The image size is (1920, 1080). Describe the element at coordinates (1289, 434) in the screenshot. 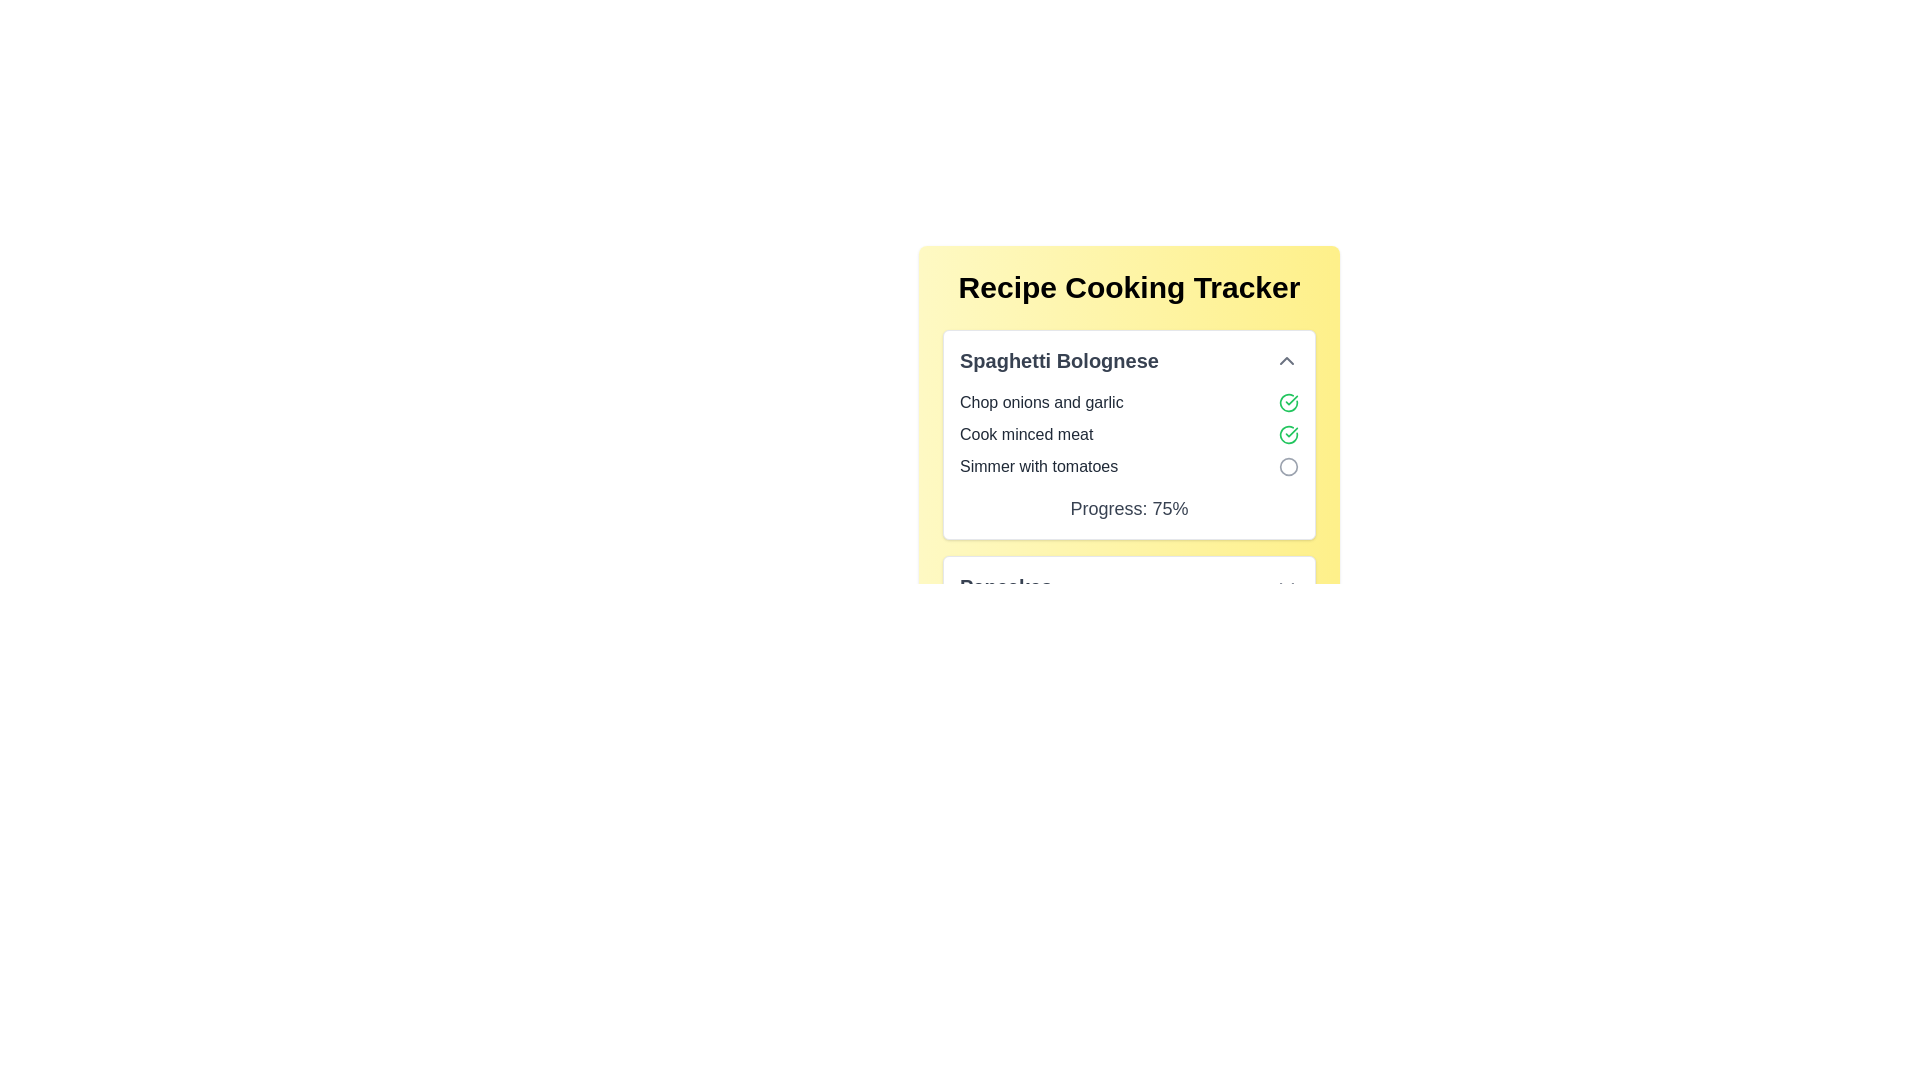

I see `the green circular outline SVG icon with a checkmark that indicates confirmation for the second item in the list next to 'Cook minced meat'` at that location.